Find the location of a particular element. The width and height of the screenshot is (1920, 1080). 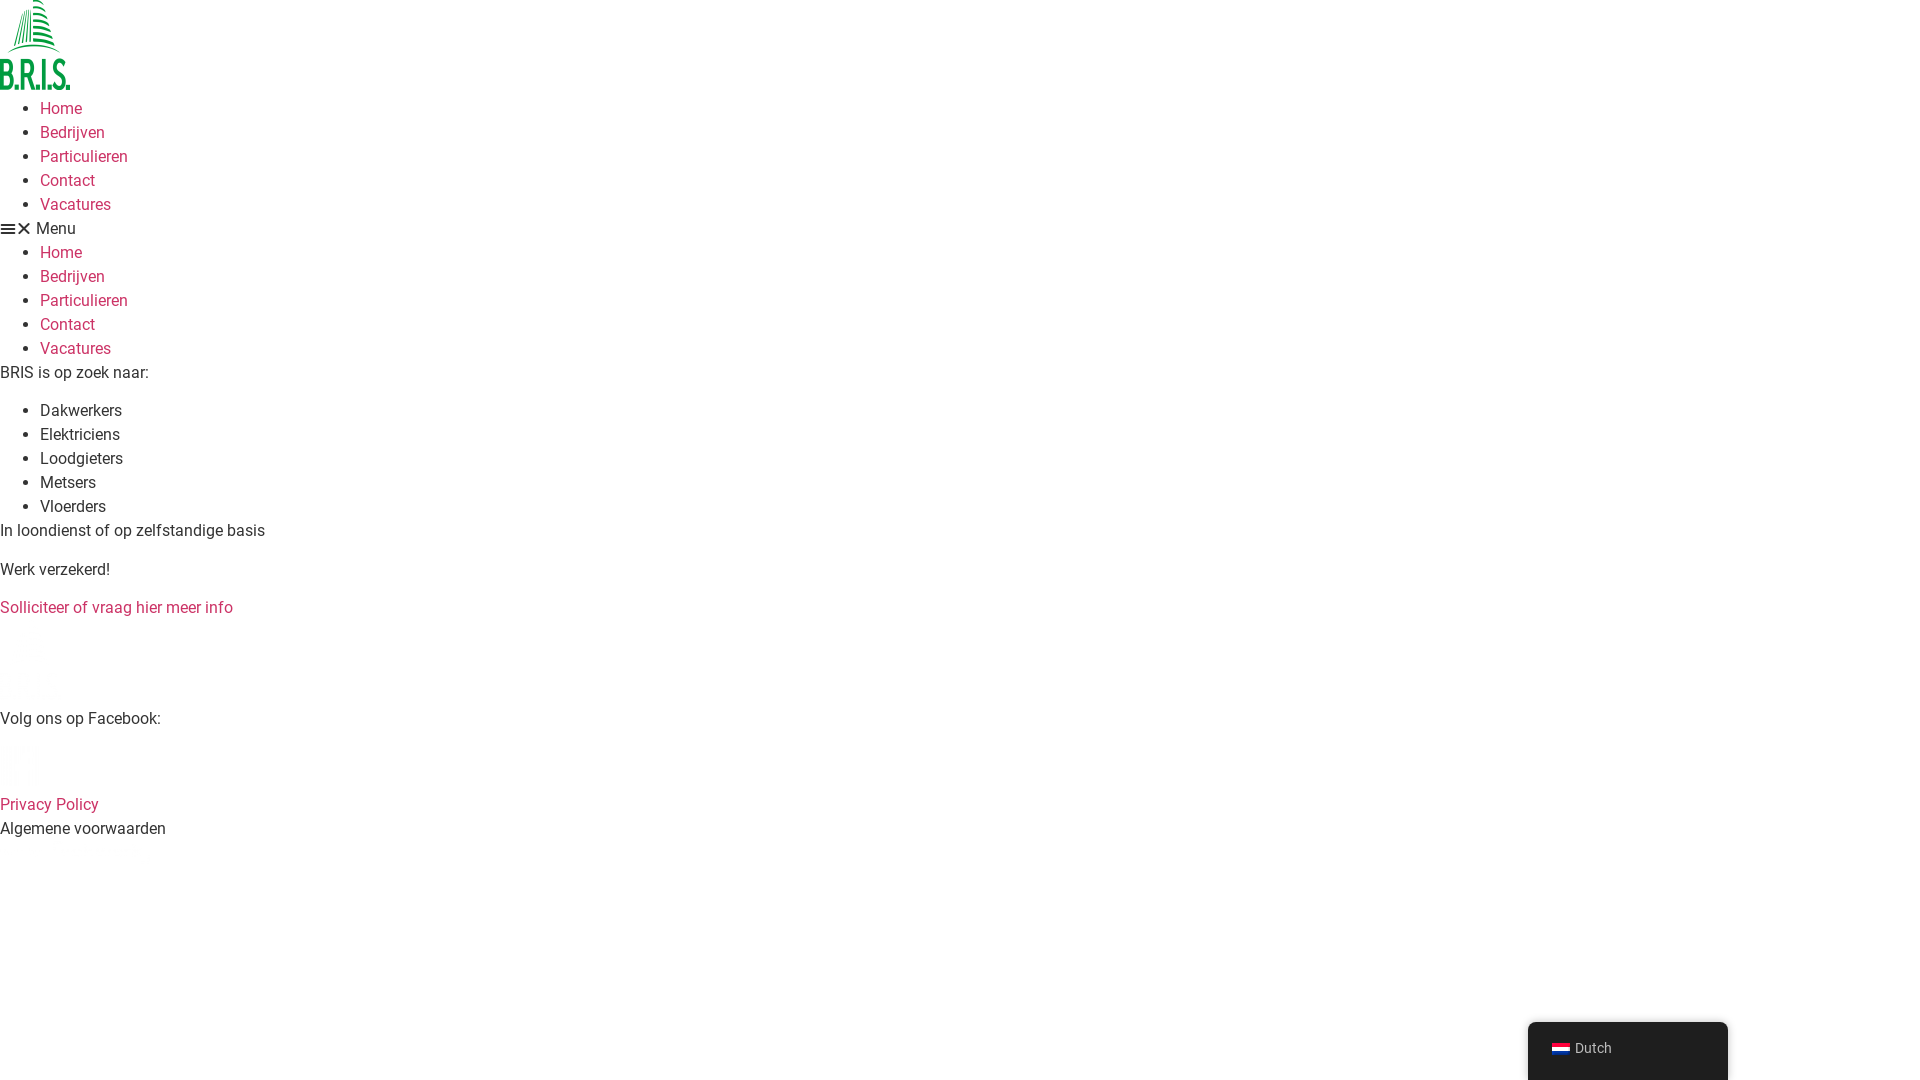

'Solliciteer of vraag hier meer info' is located at coordinates (115, 606).